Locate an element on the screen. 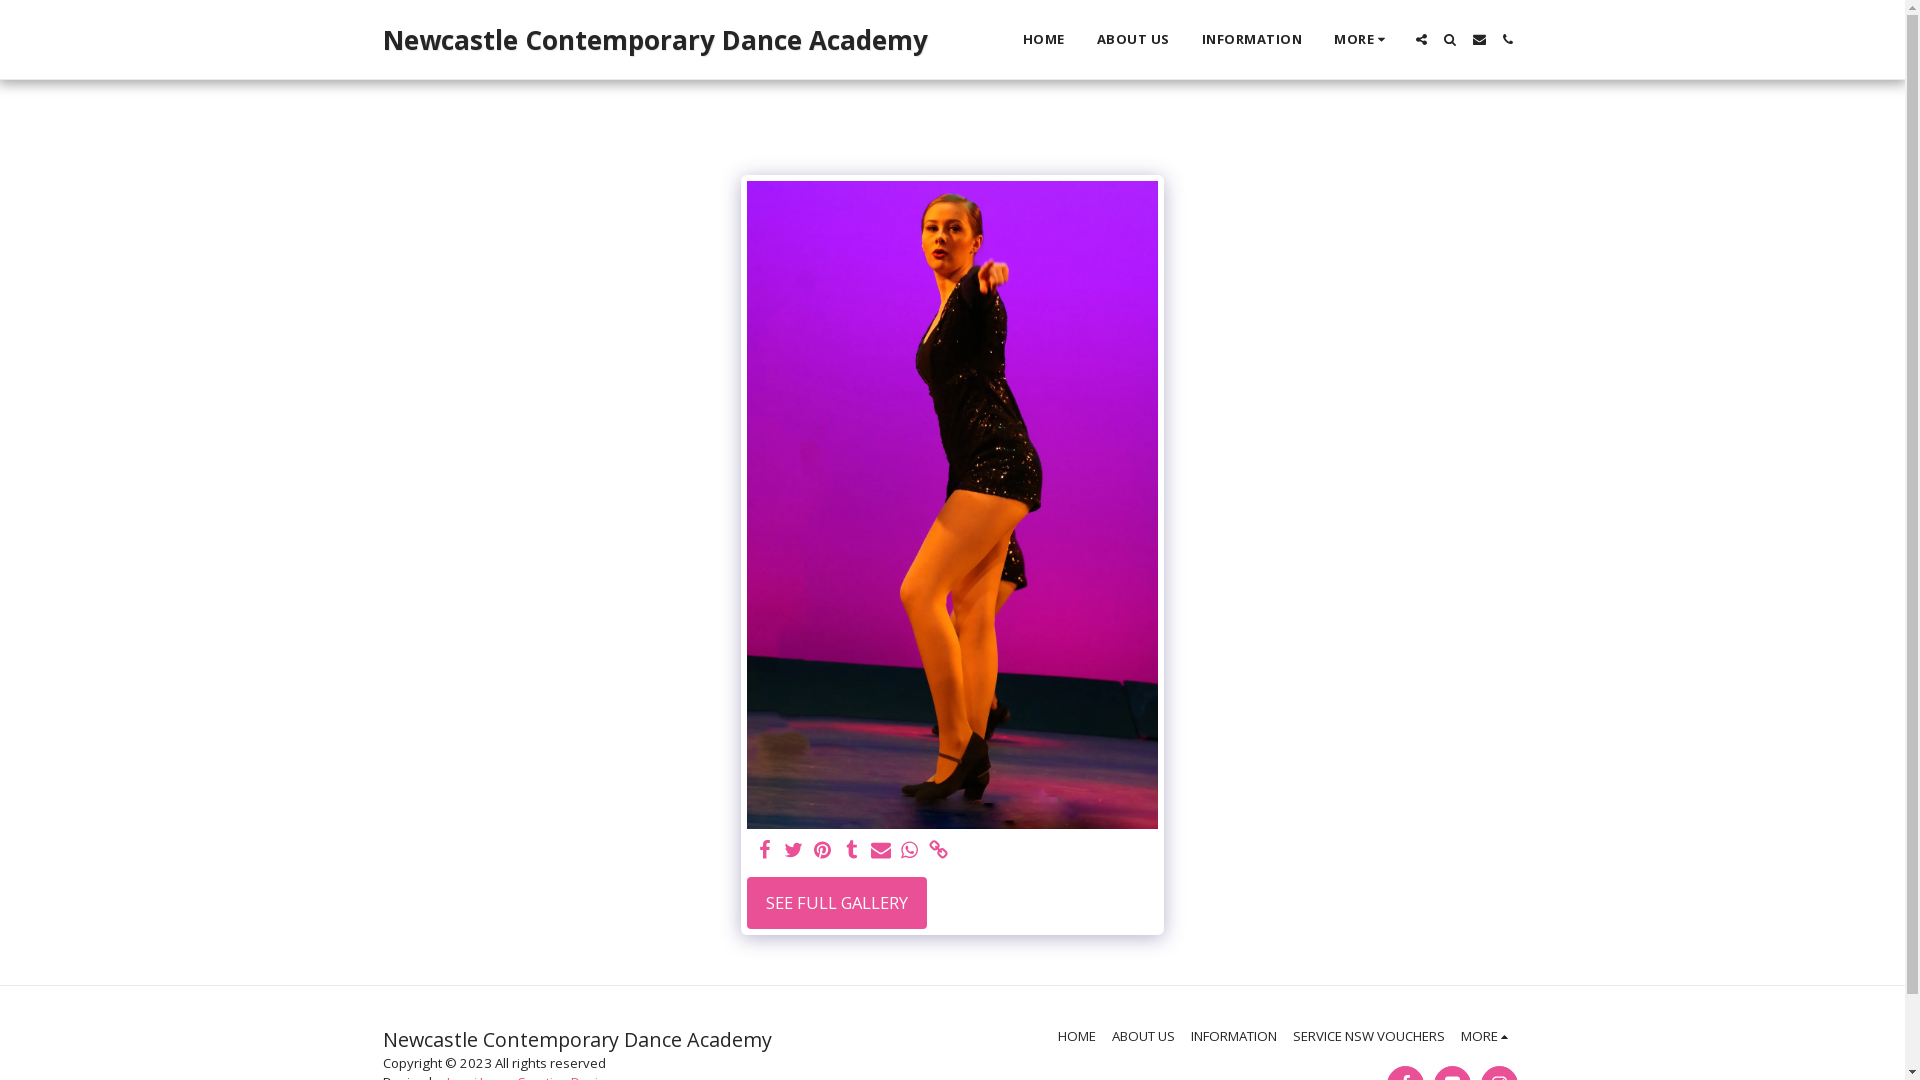  'Share by Email' is located at coordinates (880, 851).